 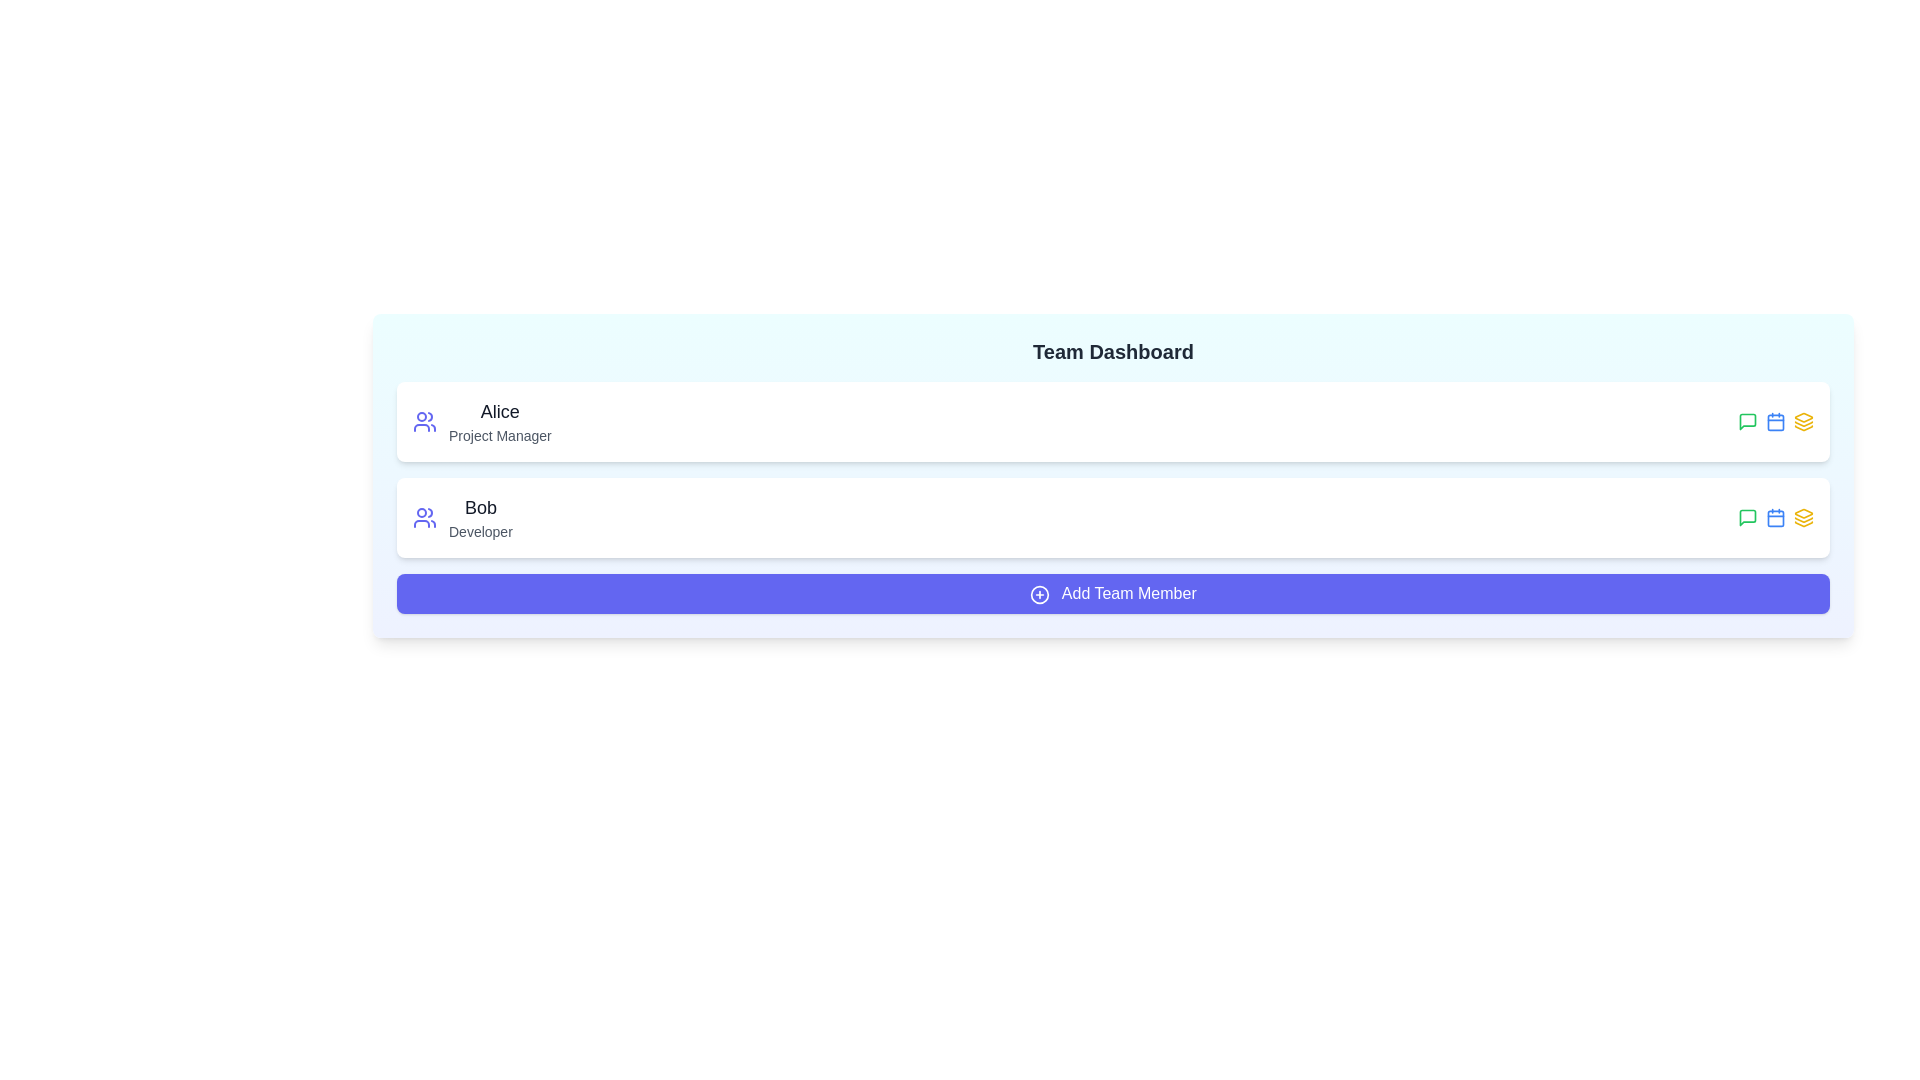 What do you see at coordinates (1746, 420) in the screenshot?
I see `the outlined green message bubble icon located on the right side of the row for 'Bob - Developer'` at bounding box center [1746, 420].